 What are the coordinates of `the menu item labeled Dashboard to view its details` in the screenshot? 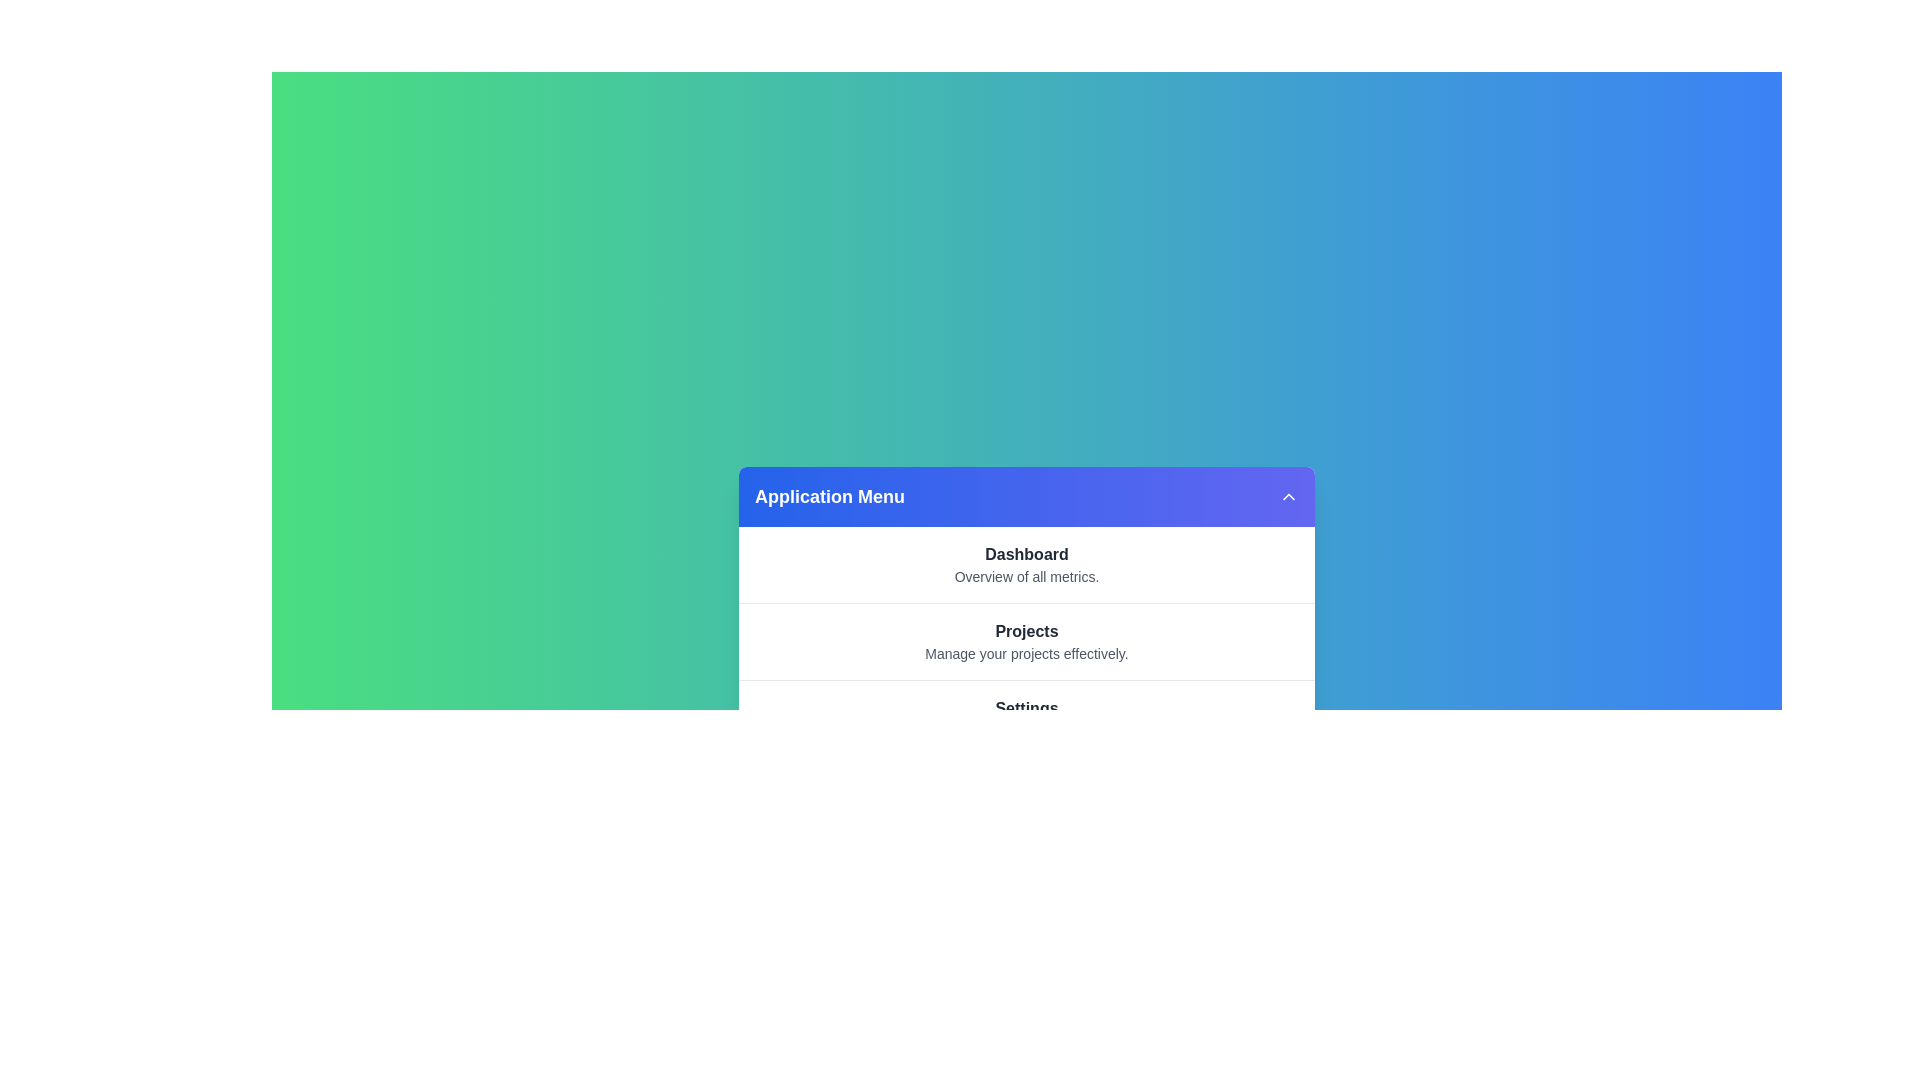 It's located at (1027, 555).